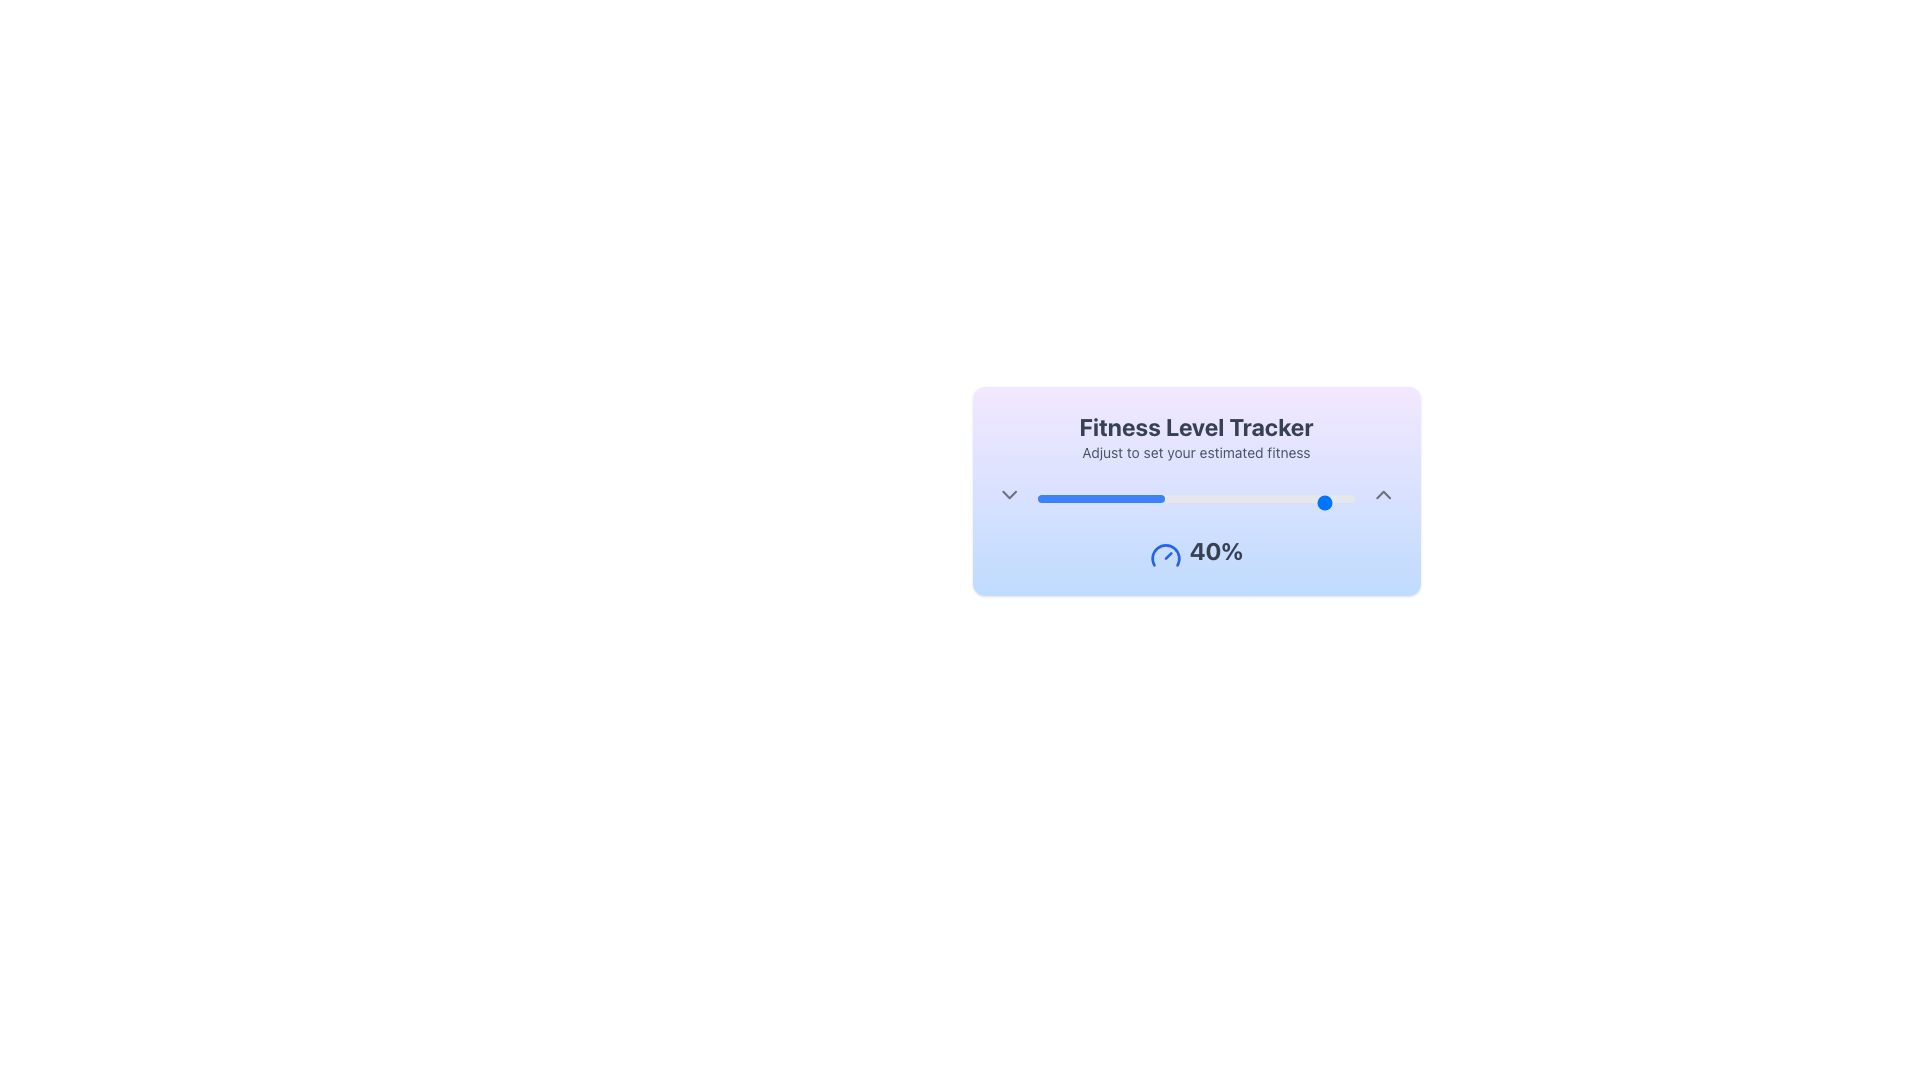  I want to click on the slider value, so click(1142, 494).